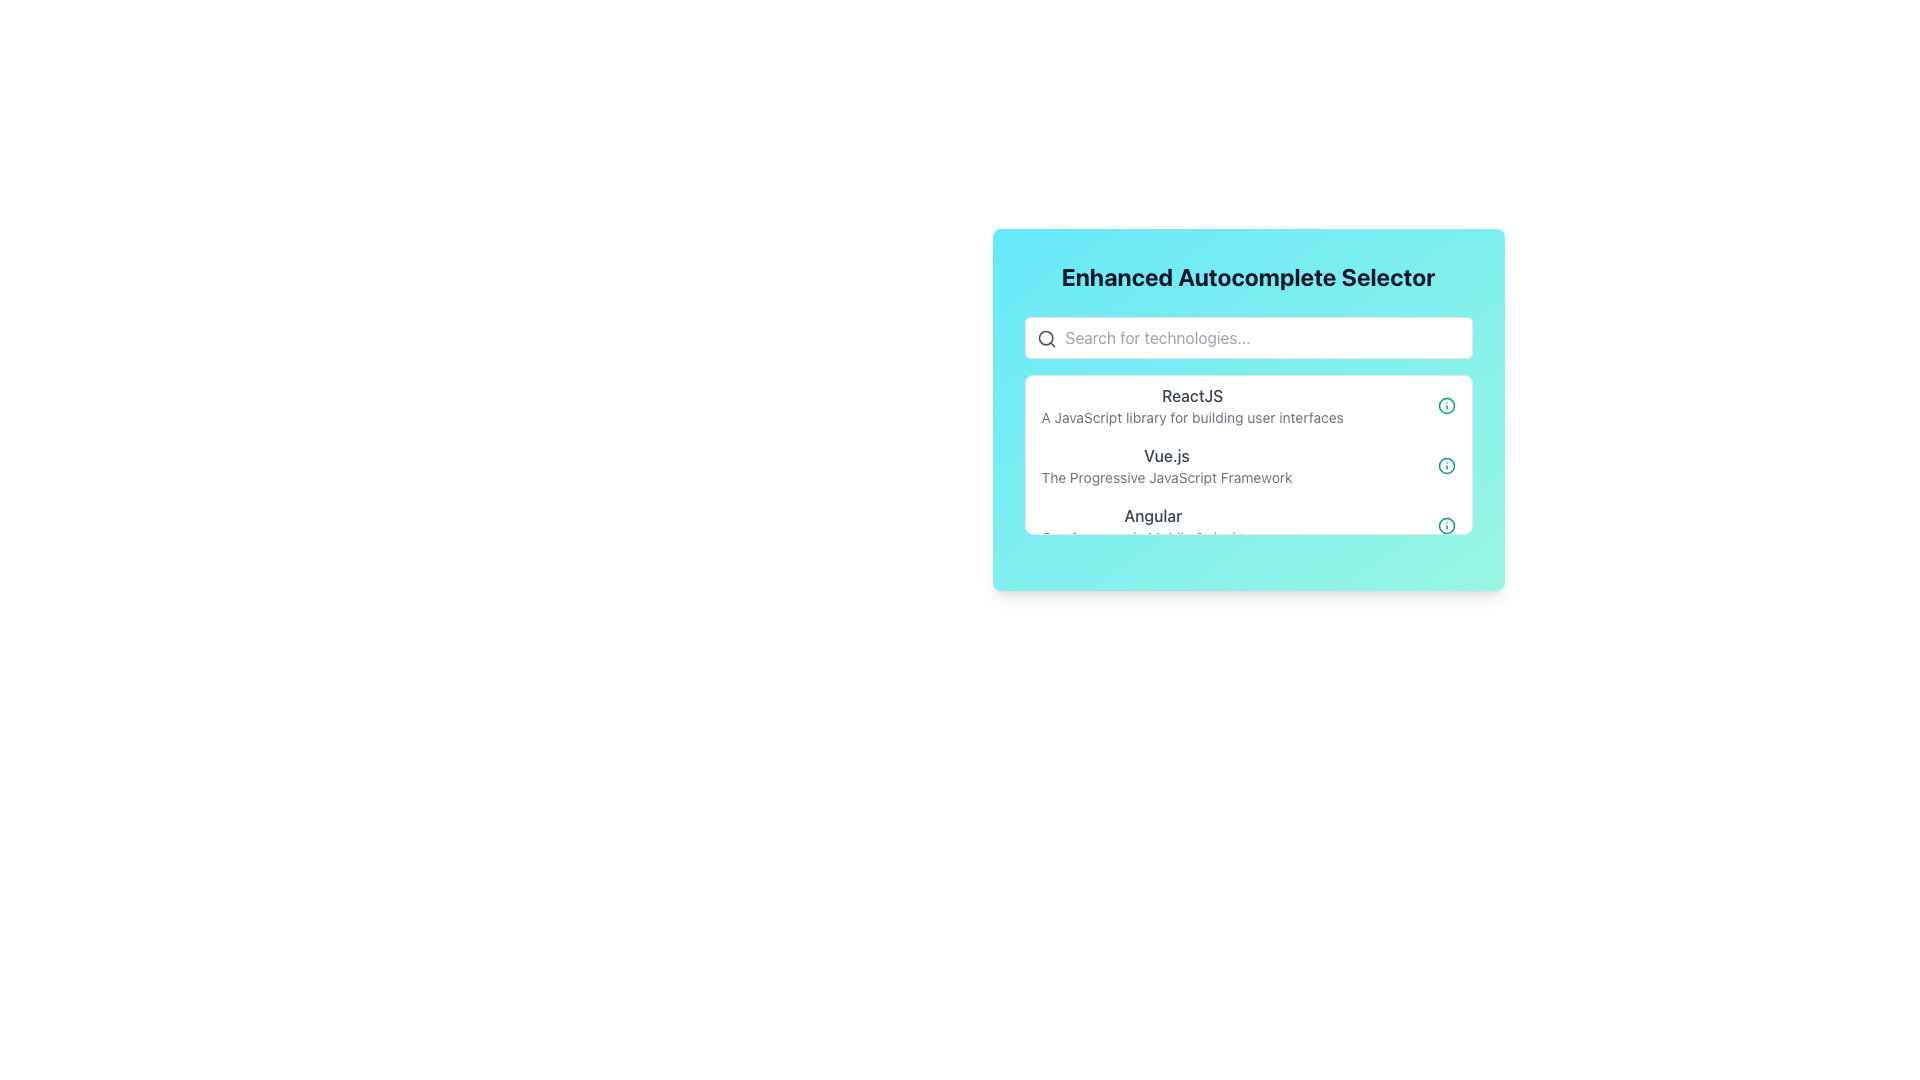  I want to click on the second selectable option 'Vue.js' in the Enhanced Autocomplete Selector dropdown menu, so click(1247, 455).